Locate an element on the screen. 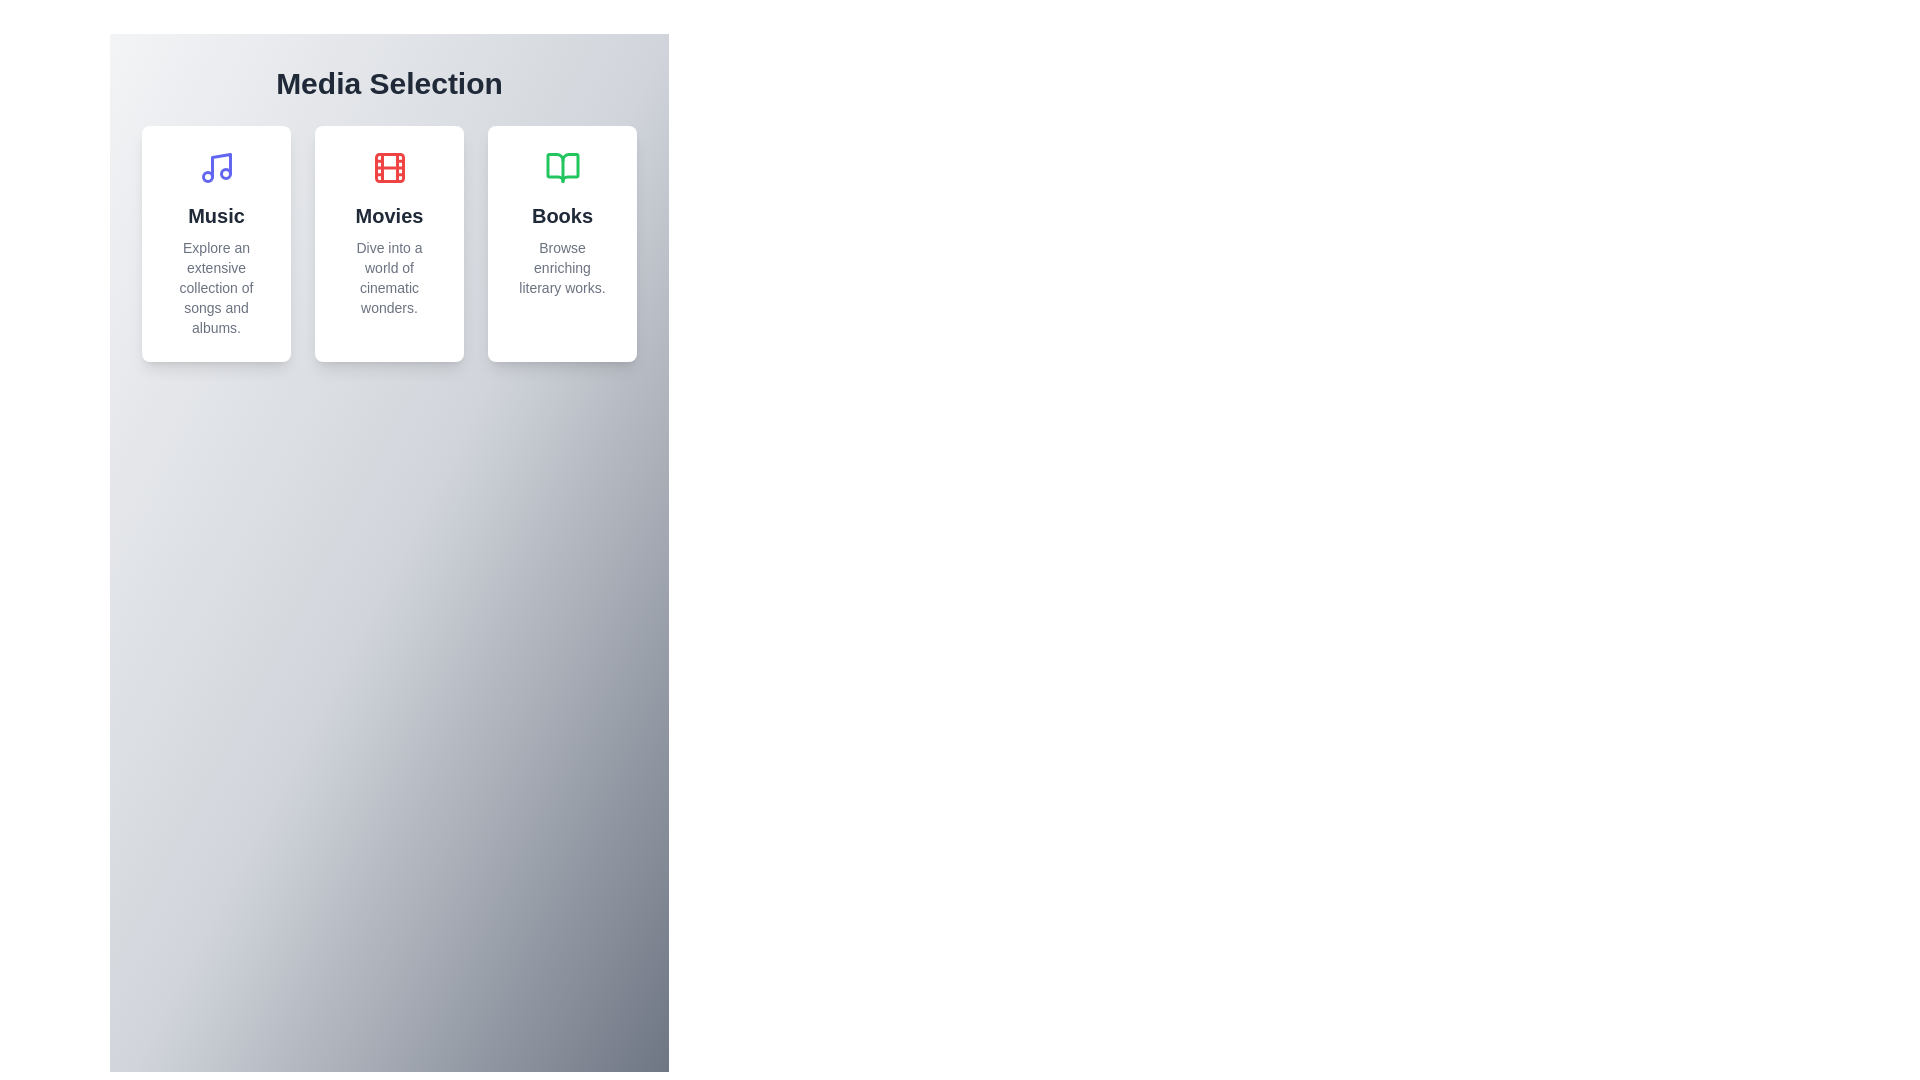  the descriptive text label located within the 'Books' section card, positioned directly underneath the title 'Books' is located at coordinates (561, 266).